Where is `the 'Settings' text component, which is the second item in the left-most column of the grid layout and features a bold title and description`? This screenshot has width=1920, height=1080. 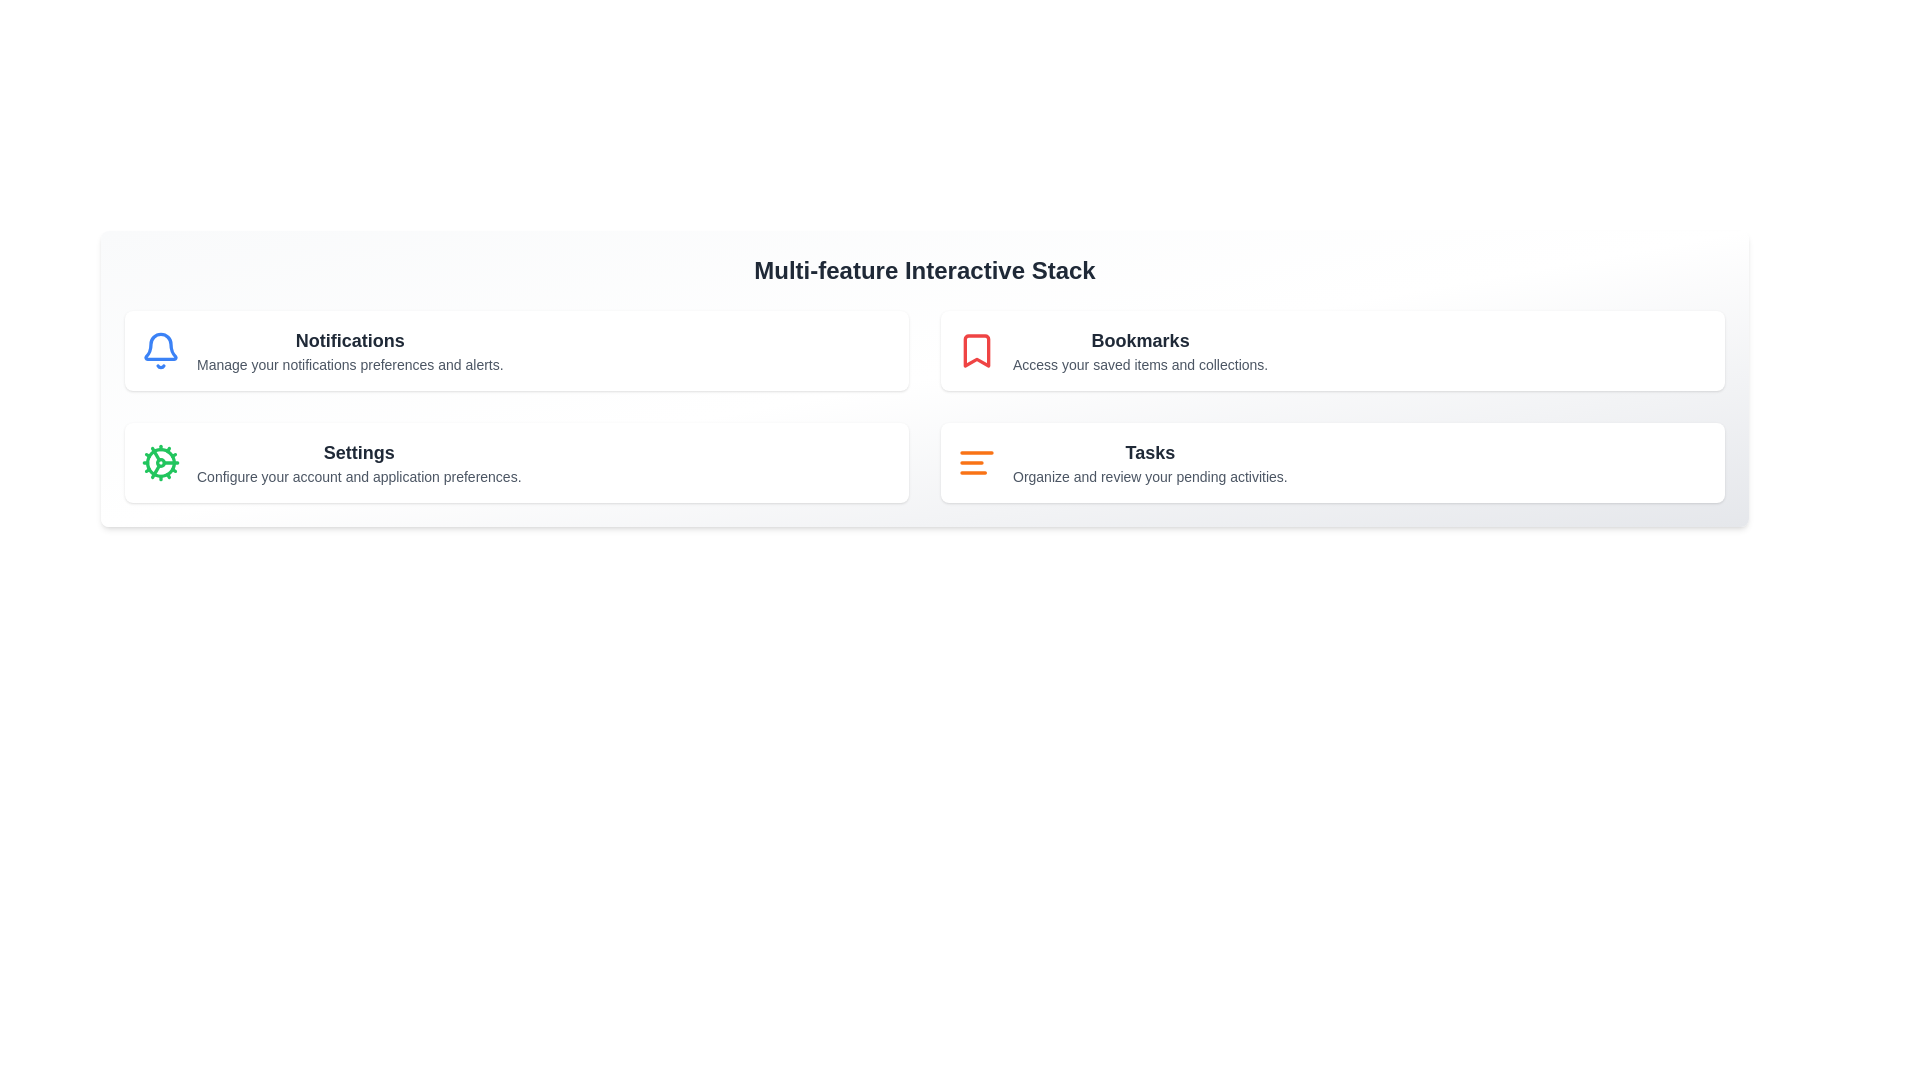 the 'Settings' text component, which is the second item in the left-most column of the grid layout and features a bold title and description is located at coordinates (359, 462).